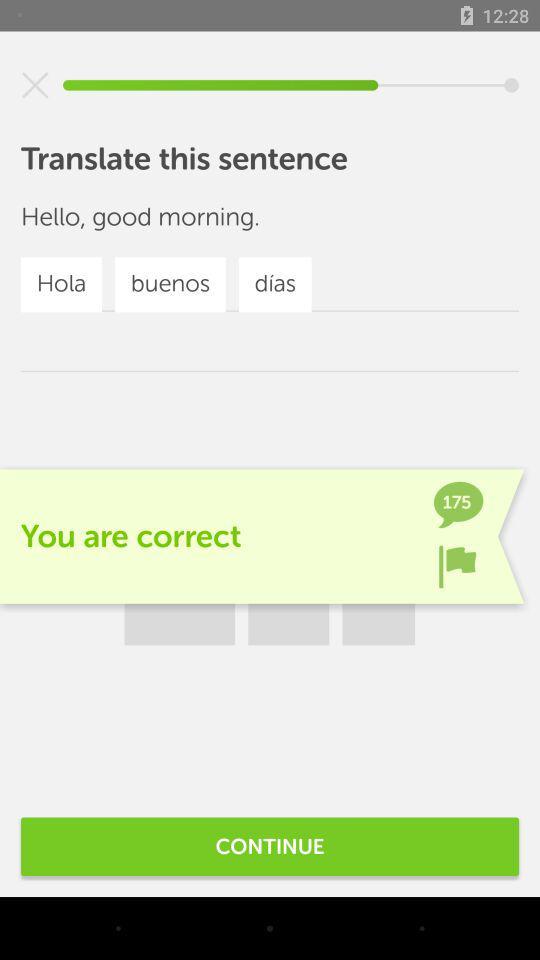  Describe the element at coordinates (61, 283) in the screenshot. I see `hola` at that location.